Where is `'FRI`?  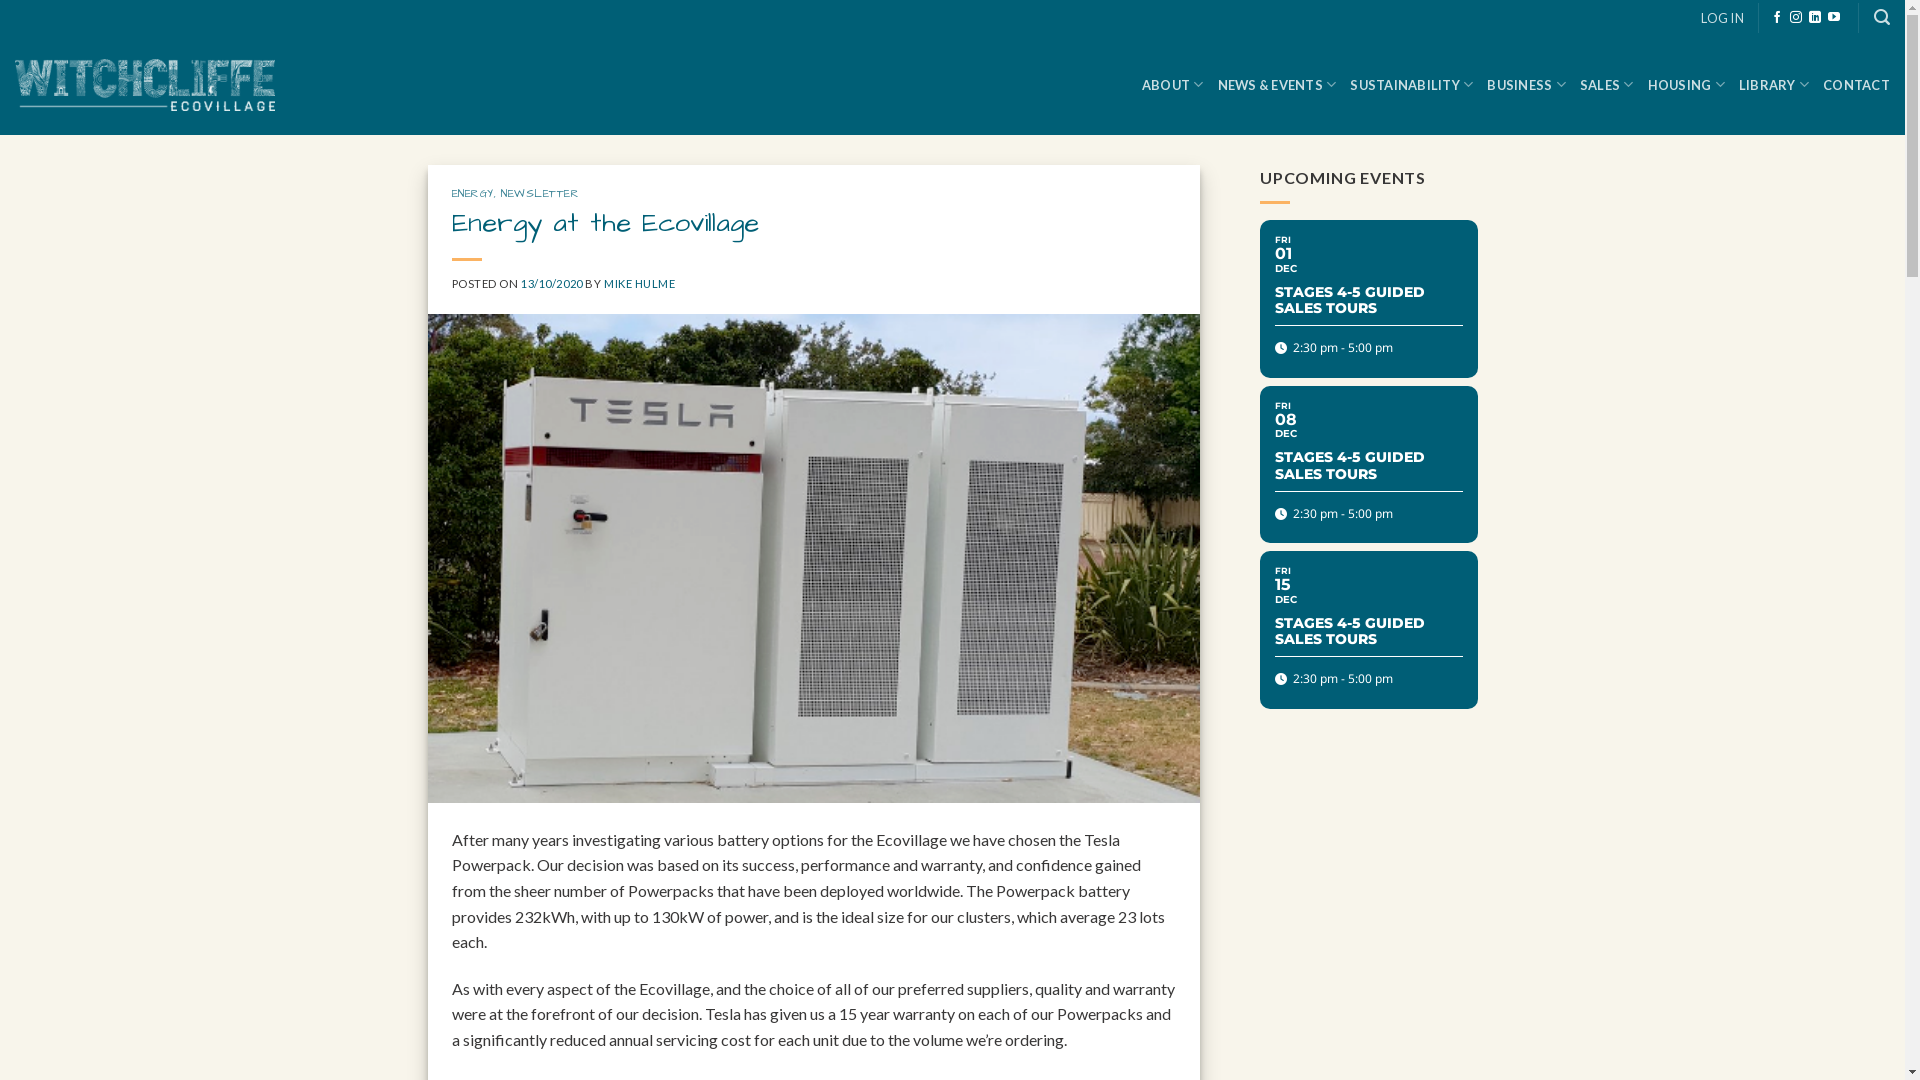 'FRI is located at coordinates (1367, 298).